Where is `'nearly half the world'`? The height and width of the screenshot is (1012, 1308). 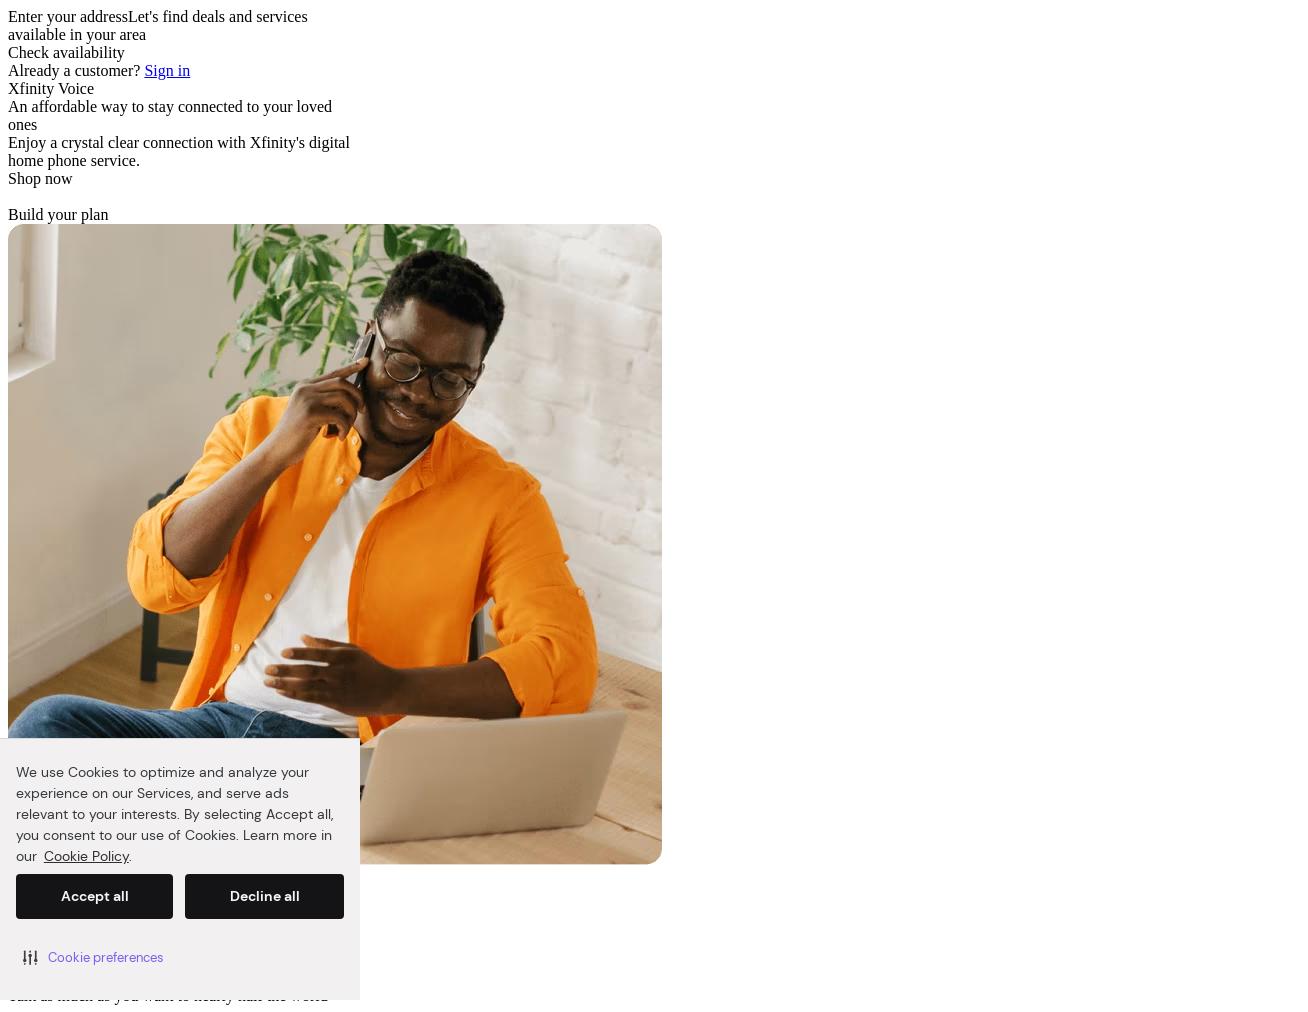
'nearly half the world' is located at coordinates (259, 995).